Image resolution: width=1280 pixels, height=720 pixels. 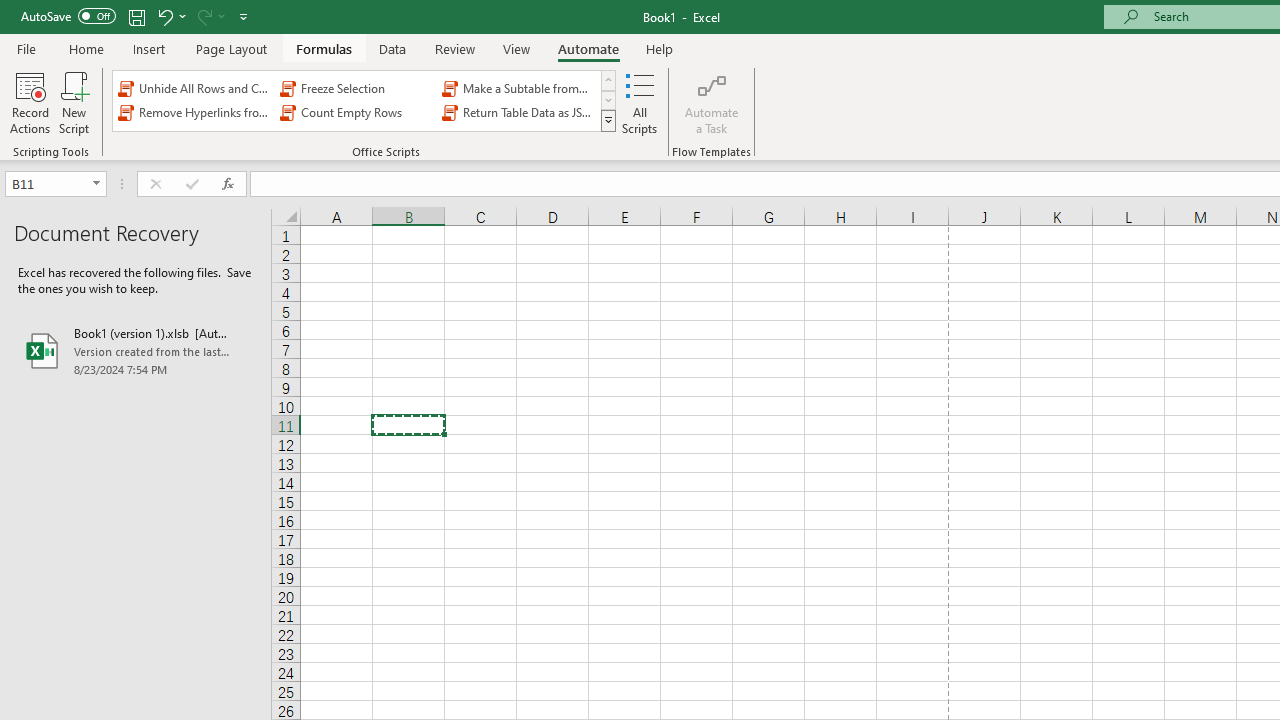 What do you see at coordinates (73, 103) in the screenshot?
I see `'New Script'` at bounding box center [73, 103].